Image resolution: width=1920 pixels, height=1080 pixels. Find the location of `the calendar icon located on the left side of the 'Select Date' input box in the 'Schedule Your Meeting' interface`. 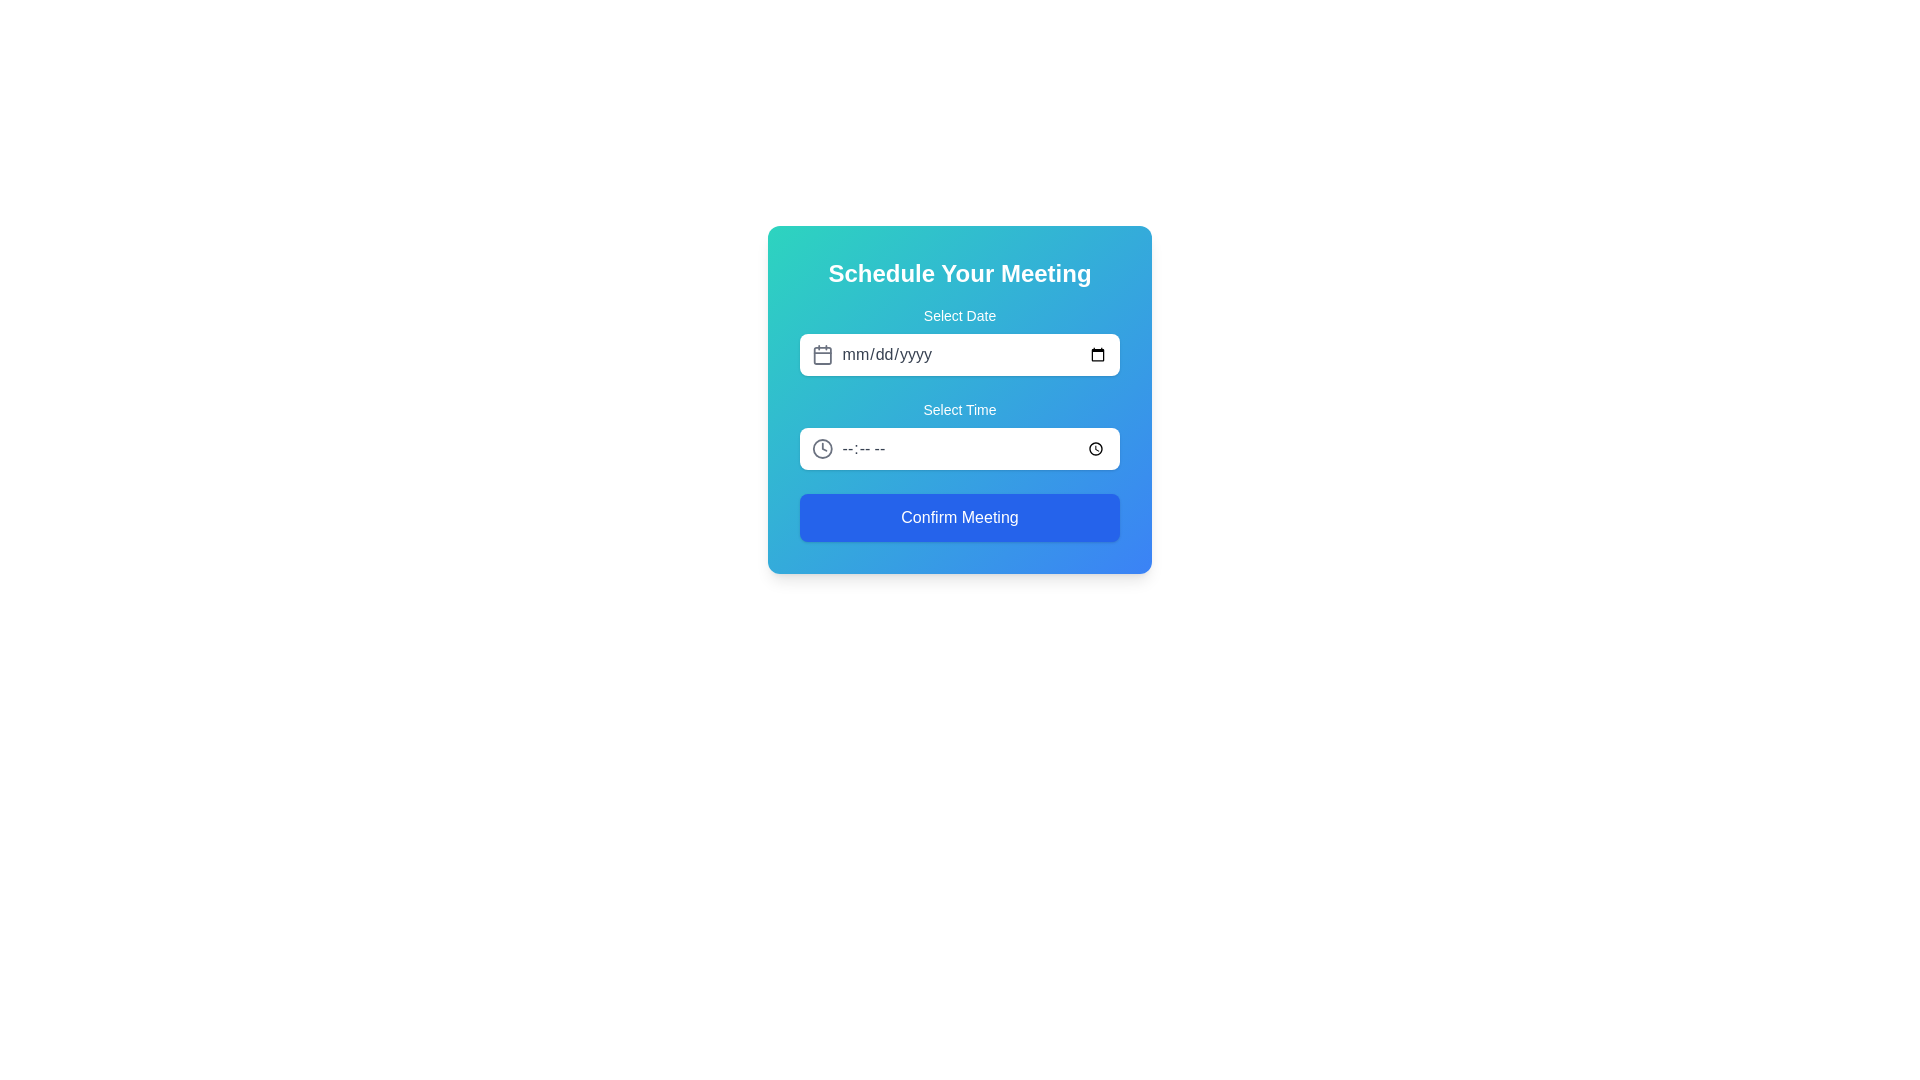

the calendar icon located on the left side of the 'Select Date' input box in the 'Schedule Your Meeting' interface is located at coordinates (822, 353).